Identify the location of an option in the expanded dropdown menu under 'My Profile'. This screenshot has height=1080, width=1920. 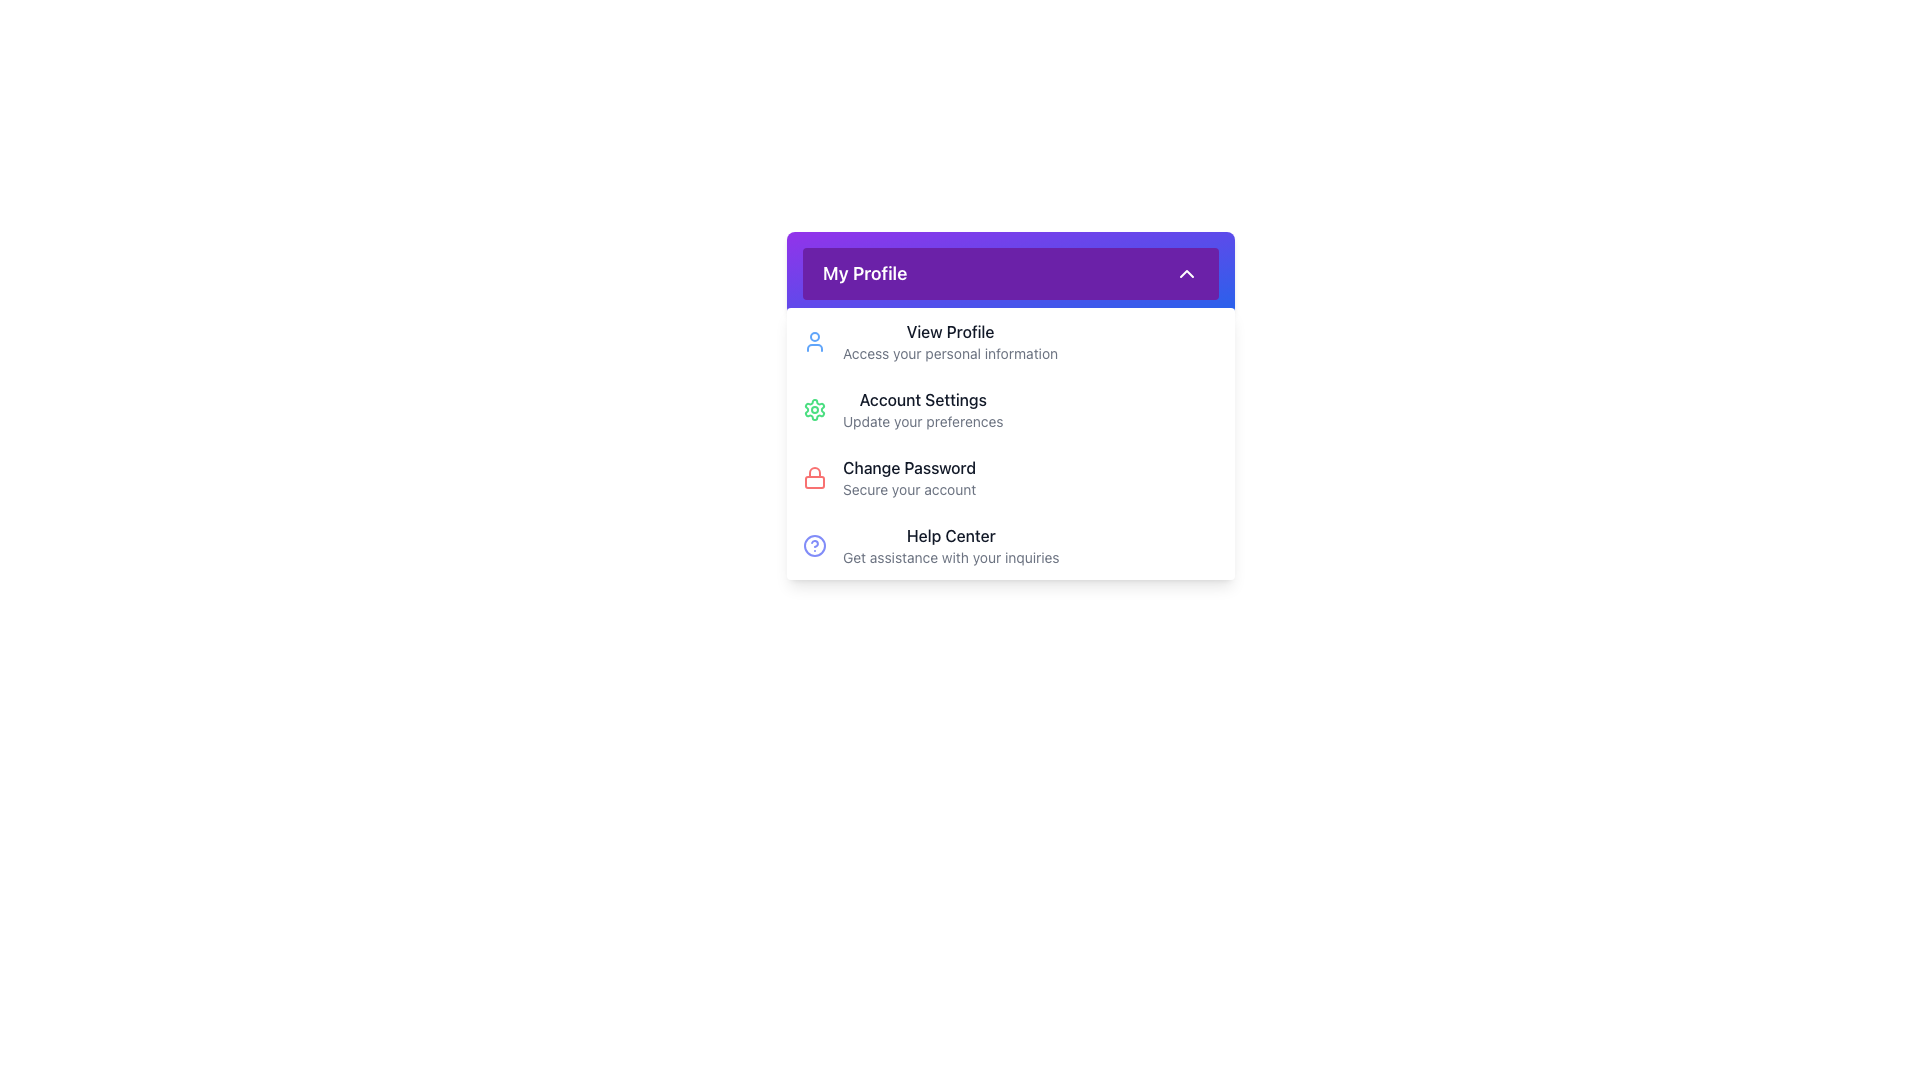
(1011, 442).